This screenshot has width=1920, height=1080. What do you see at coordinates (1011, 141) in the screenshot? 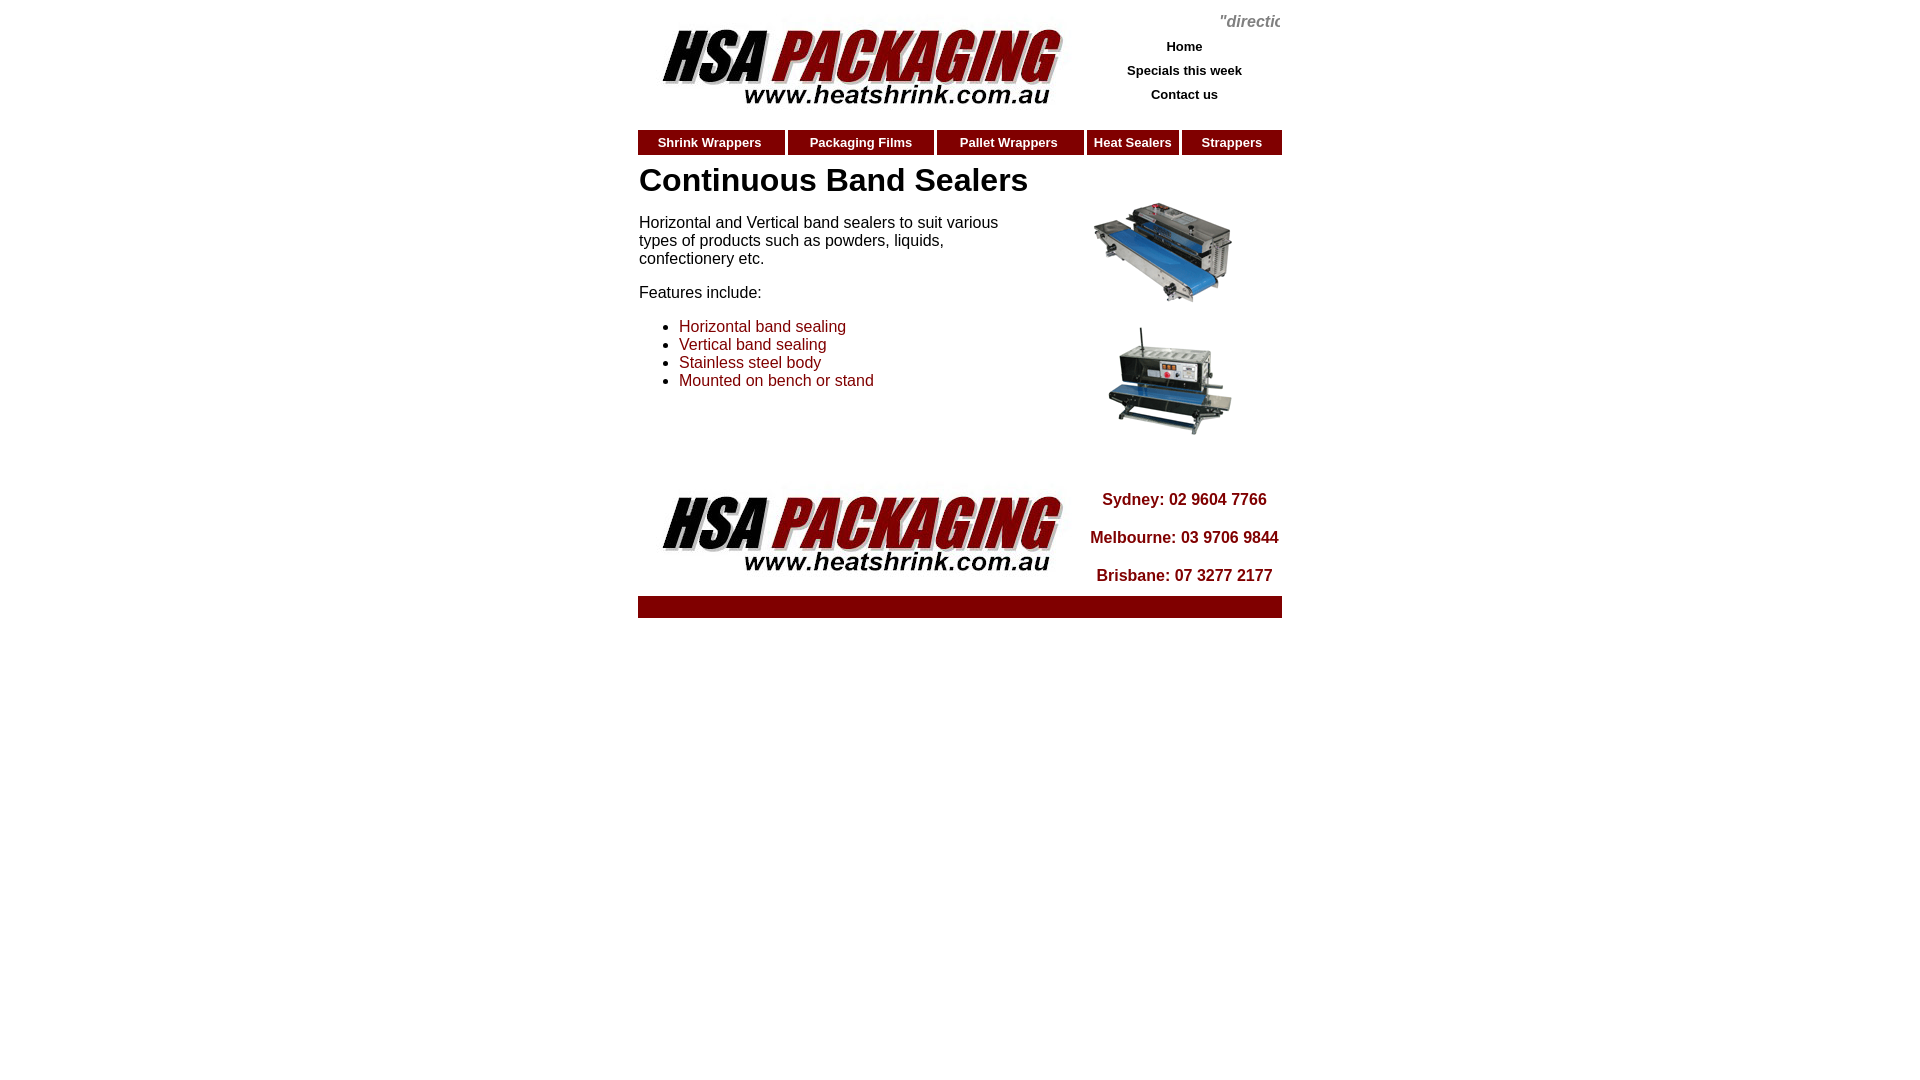
I see `'Pallet Wrappers '` at bounding box center [1011, 141].